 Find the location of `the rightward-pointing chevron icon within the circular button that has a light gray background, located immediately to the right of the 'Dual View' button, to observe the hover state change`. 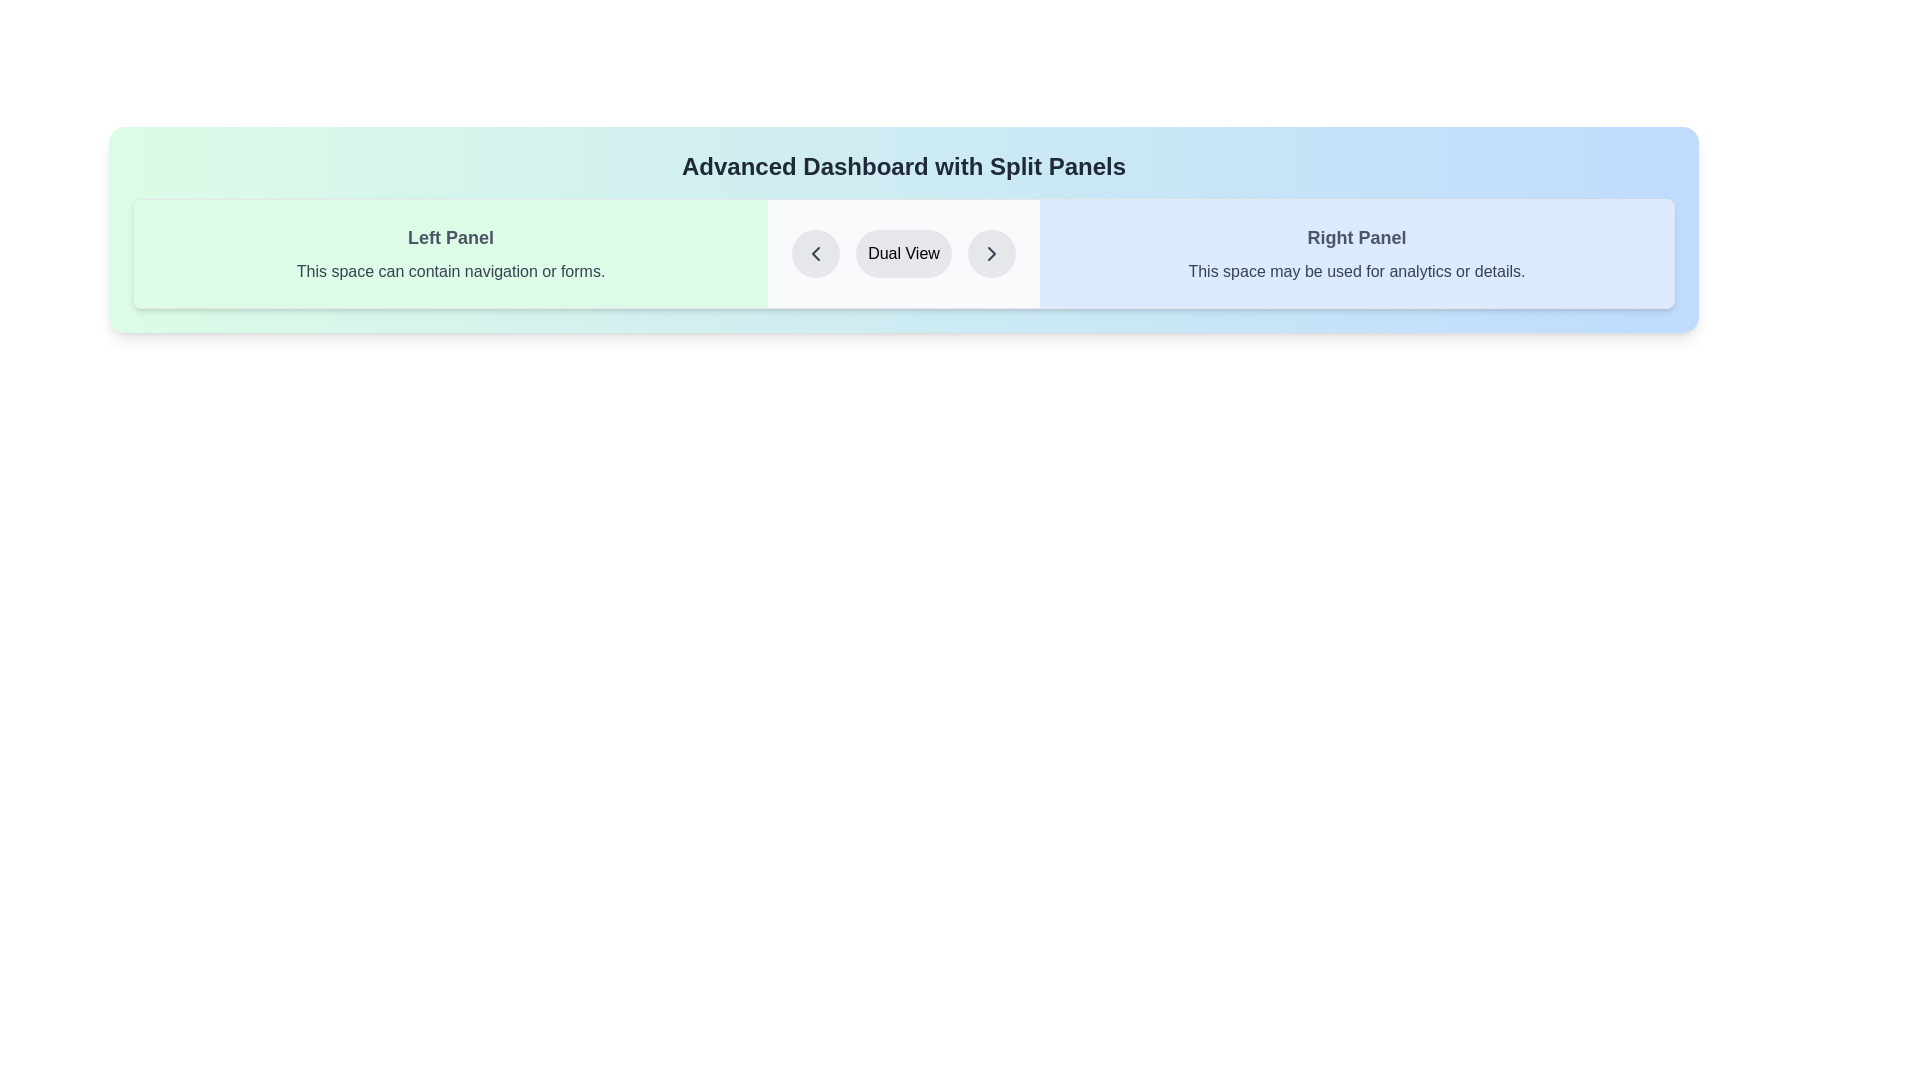

the rightward-pointing chevron icon within the circular button that has a light gray background, located immediately to the right of the 'Dual View' button, to observe the hover state change is located at coordinates (991, 253).